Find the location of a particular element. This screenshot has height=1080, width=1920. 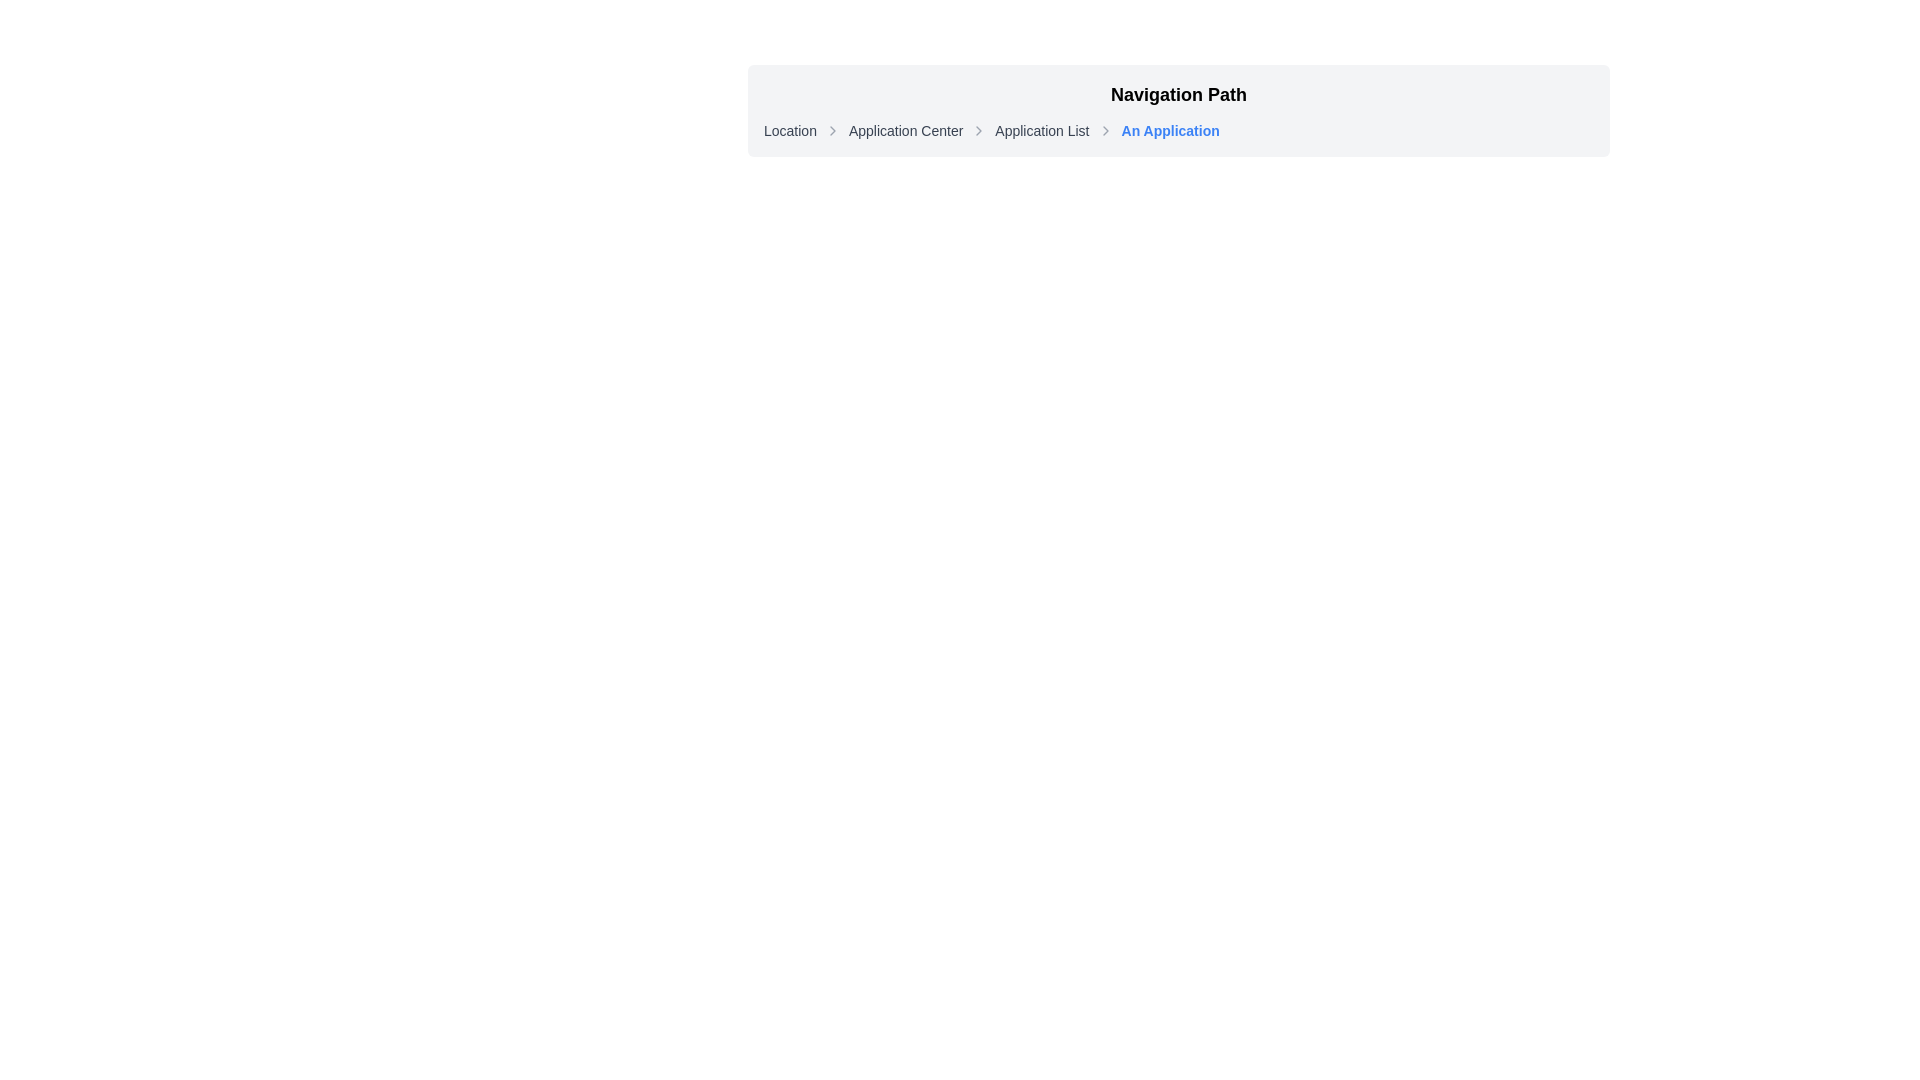

the first interactive text link in the breadcrumb navigation bar to underline it is located at coordinates (789, 131).